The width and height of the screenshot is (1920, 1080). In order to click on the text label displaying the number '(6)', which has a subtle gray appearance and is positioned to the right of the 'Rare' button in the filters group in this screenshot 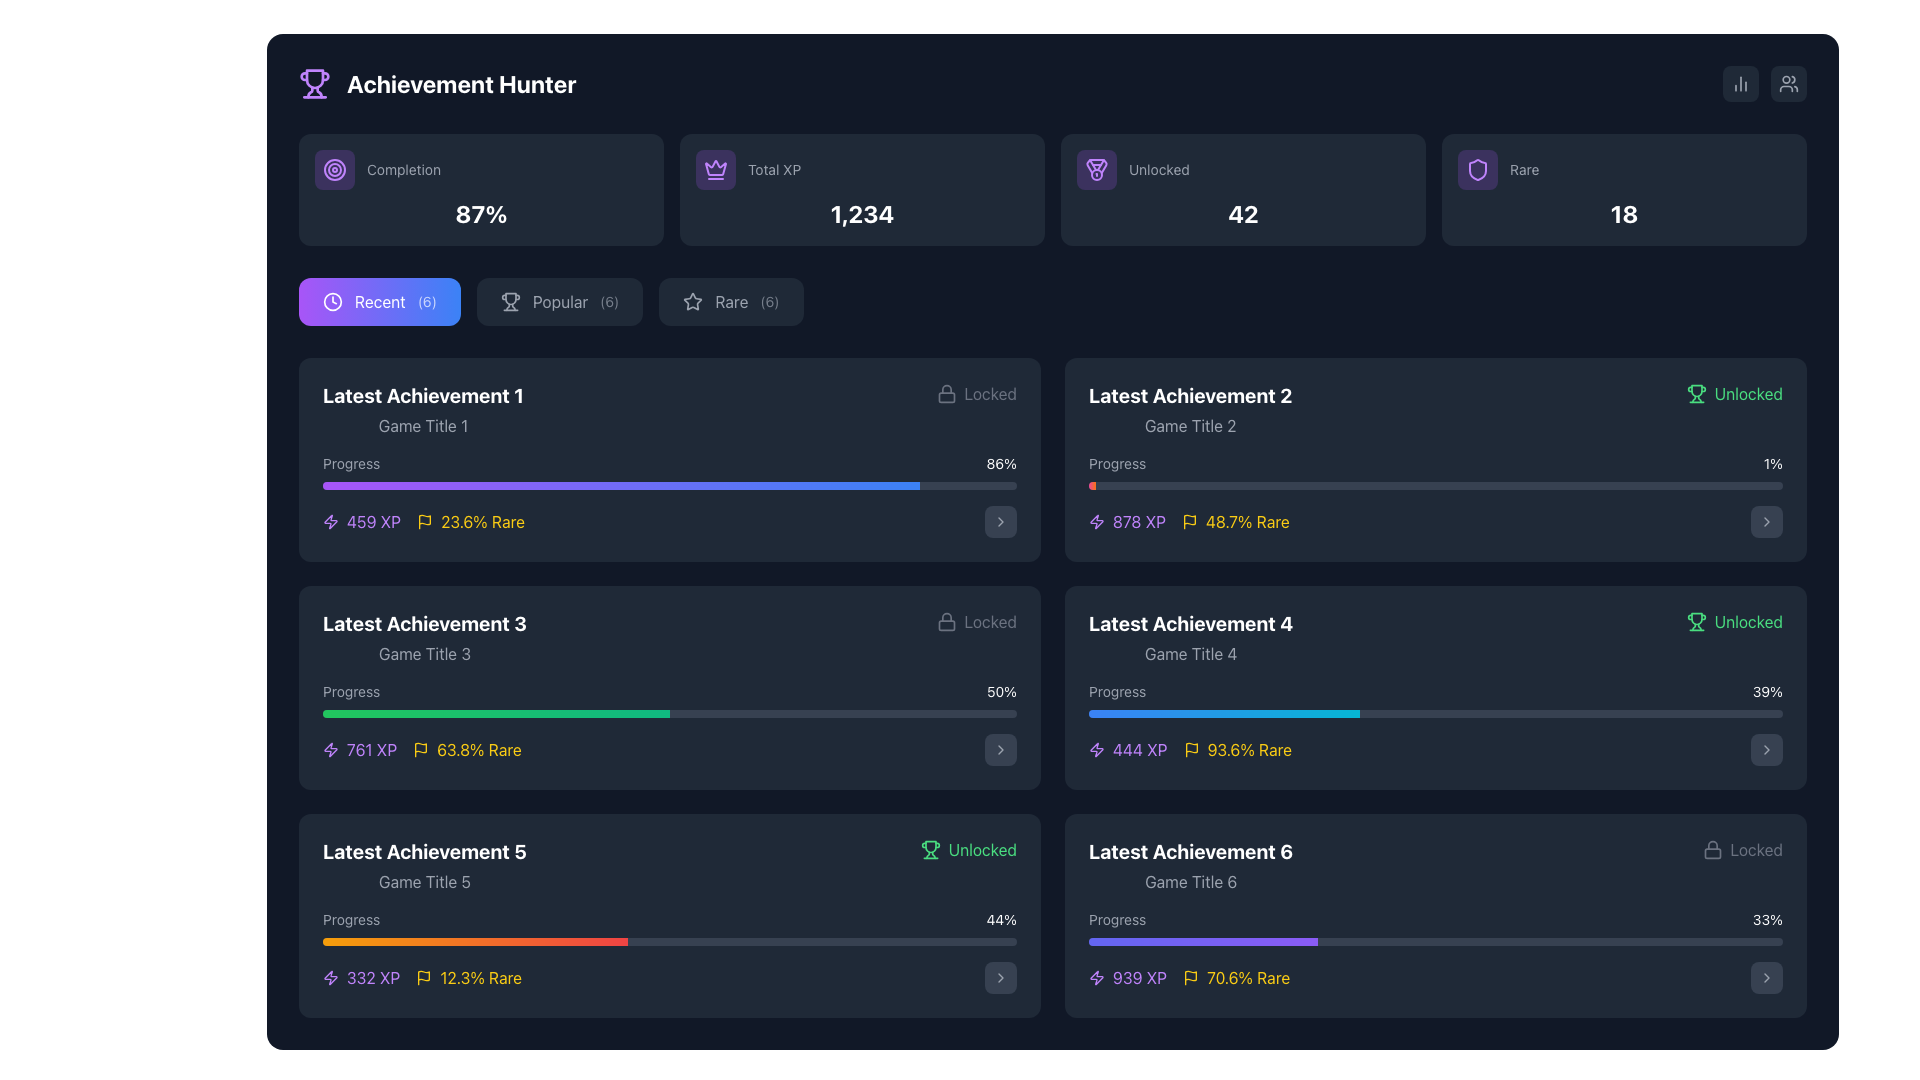, I will do `click(768, 301)`.